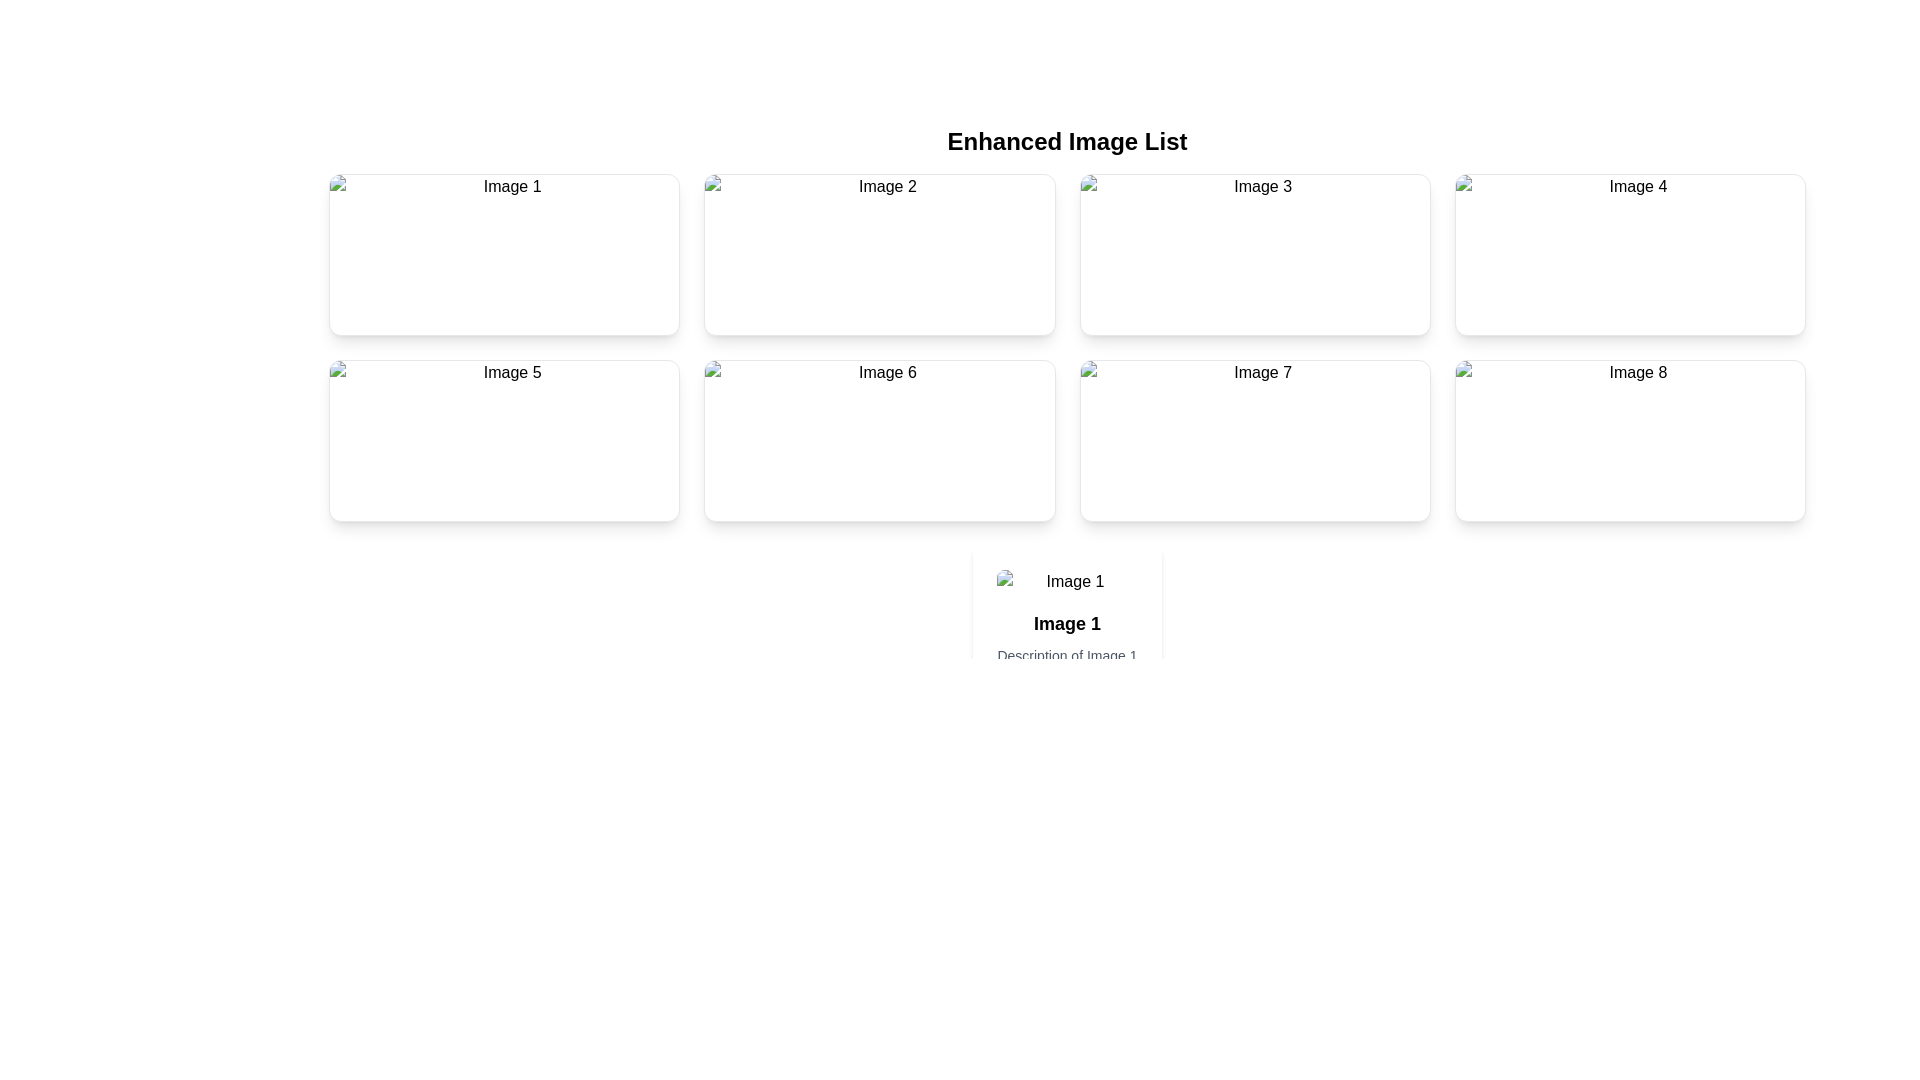 This screenshot has width=1920, height=1080. I want to click on the image element labeled 'Image 8' located inside the last card of the rightmost column in the 'Enhanced Image List', so click(1630, 439).